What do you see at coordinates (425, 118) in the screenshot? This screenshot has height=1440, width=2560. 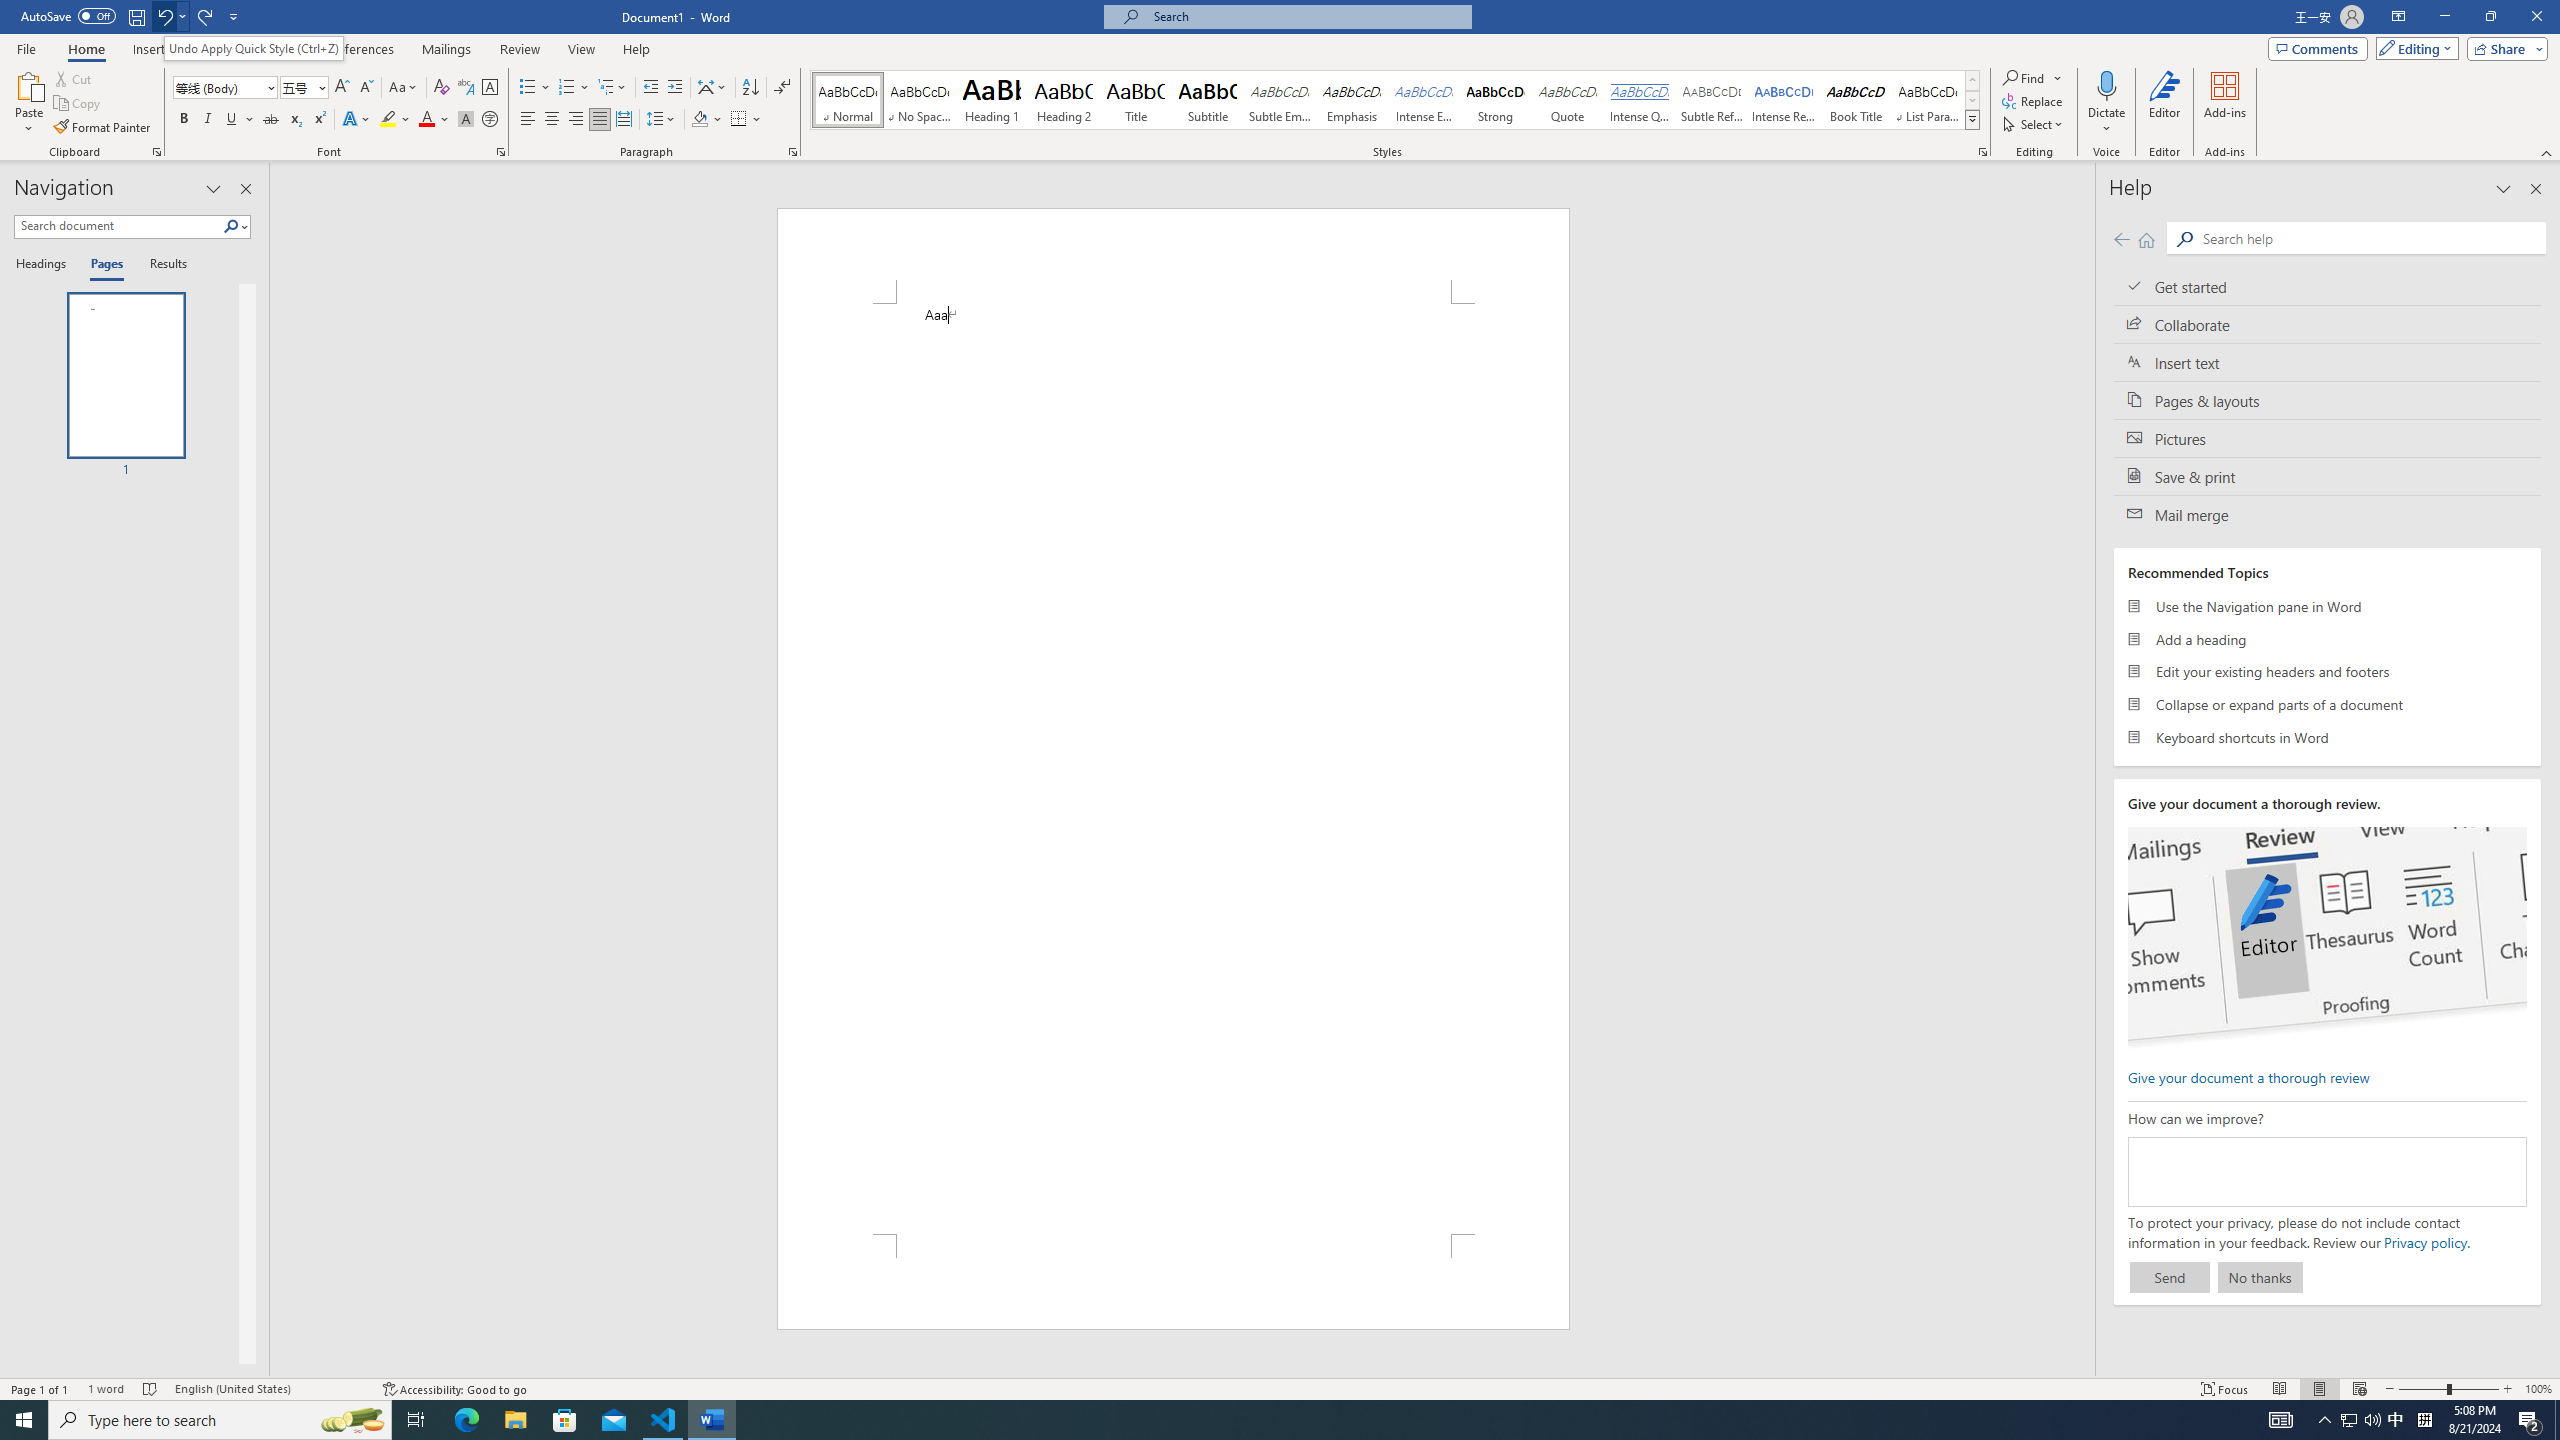 I see `'Font Color Red'` at bounding box center [425, 118].